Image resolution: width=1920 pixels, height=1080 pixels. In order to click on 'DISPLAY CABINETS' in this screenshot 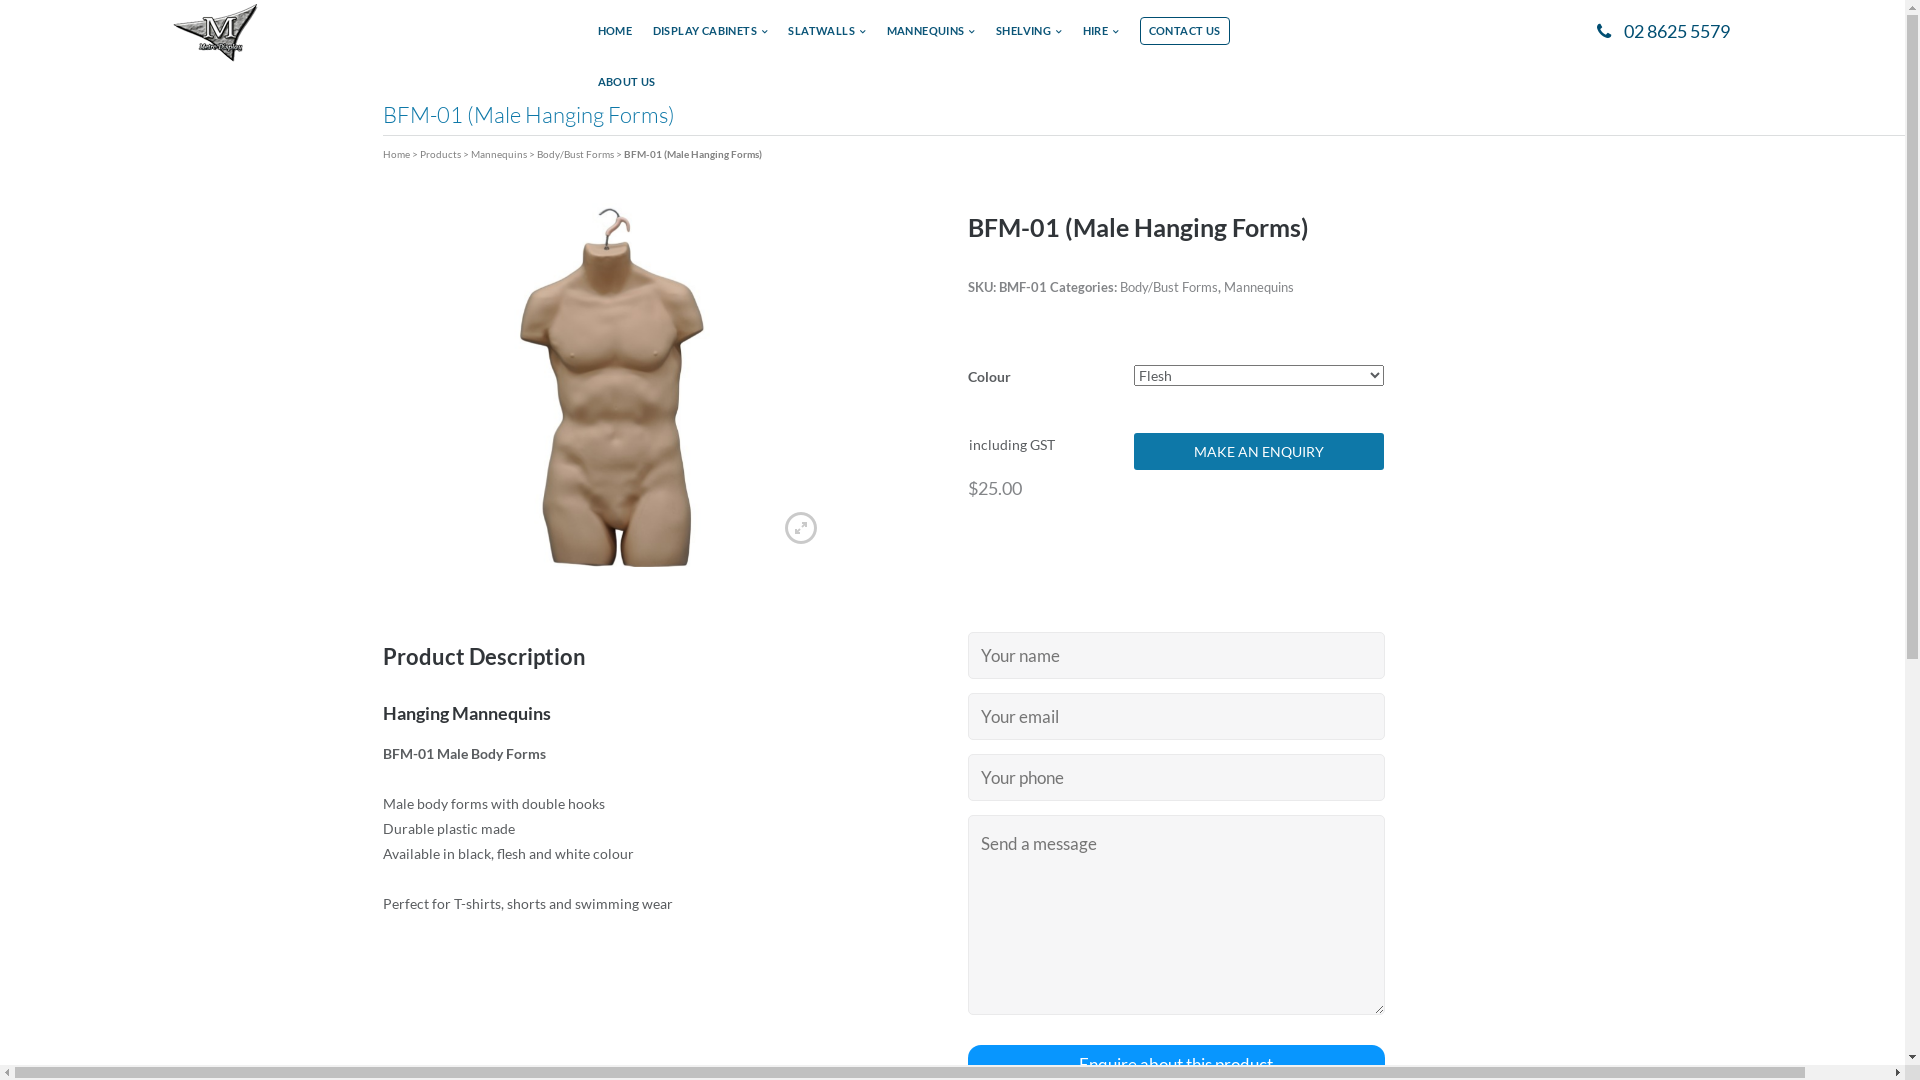, I will do `click(710, 37)`.